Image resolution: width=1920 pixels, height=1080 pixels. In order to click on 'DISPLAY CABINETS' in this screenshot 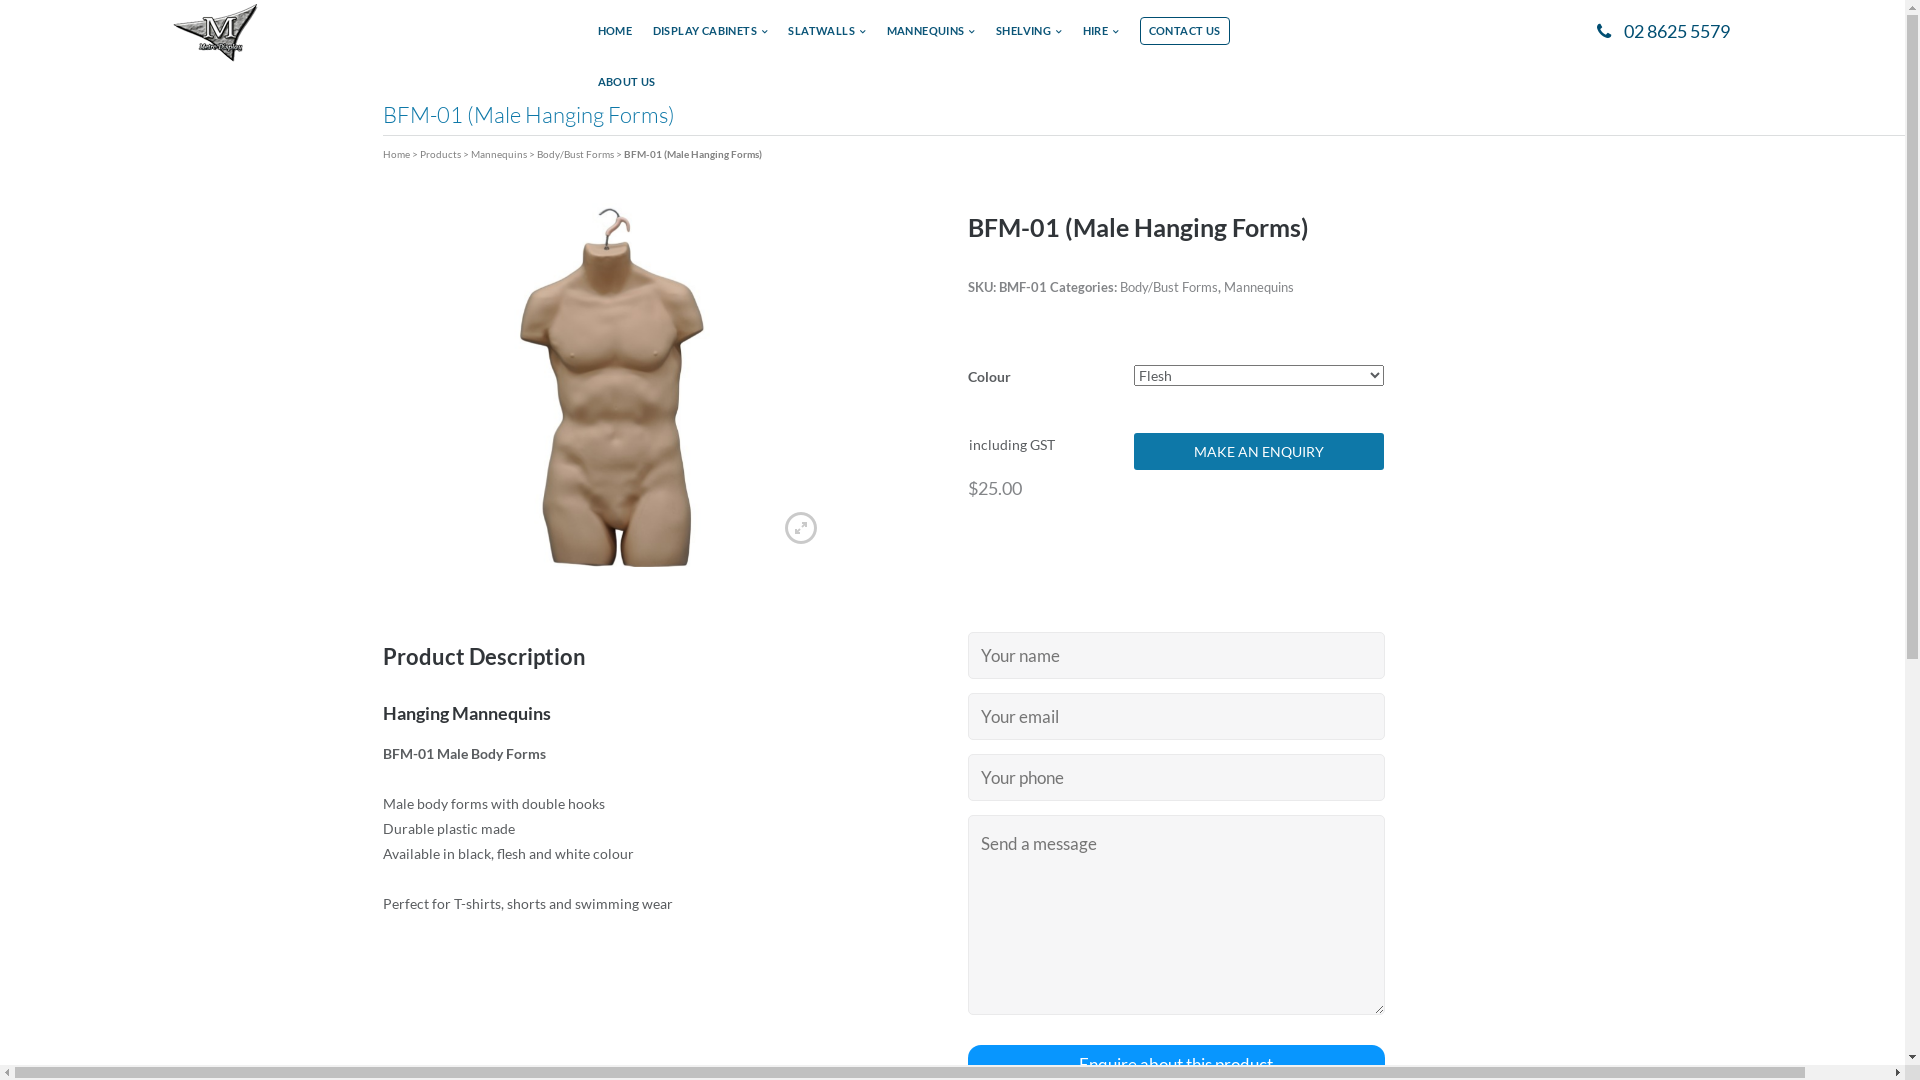, I will do `click(710, 37)`.